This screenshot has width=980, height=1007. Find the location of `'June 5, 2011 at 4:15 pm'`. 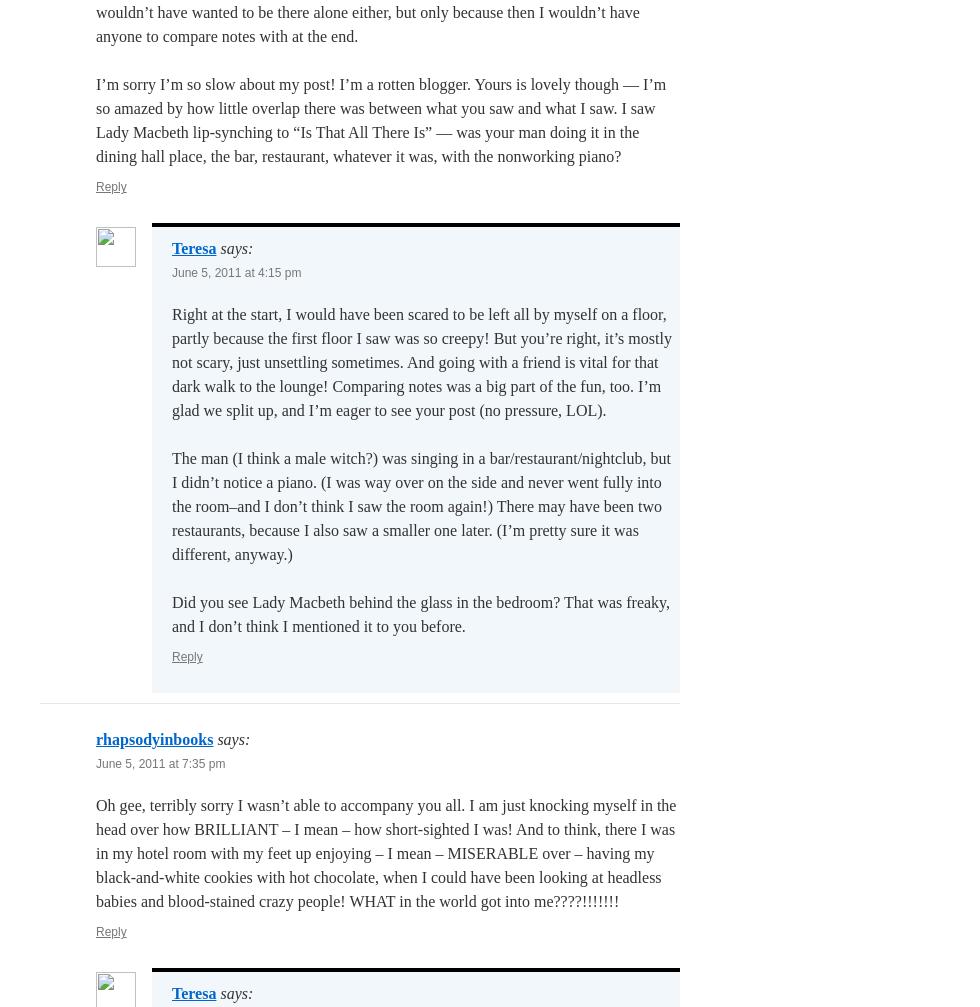

'June 5, 2011 at 4:15 pm' is located at coordinates (236, 272).